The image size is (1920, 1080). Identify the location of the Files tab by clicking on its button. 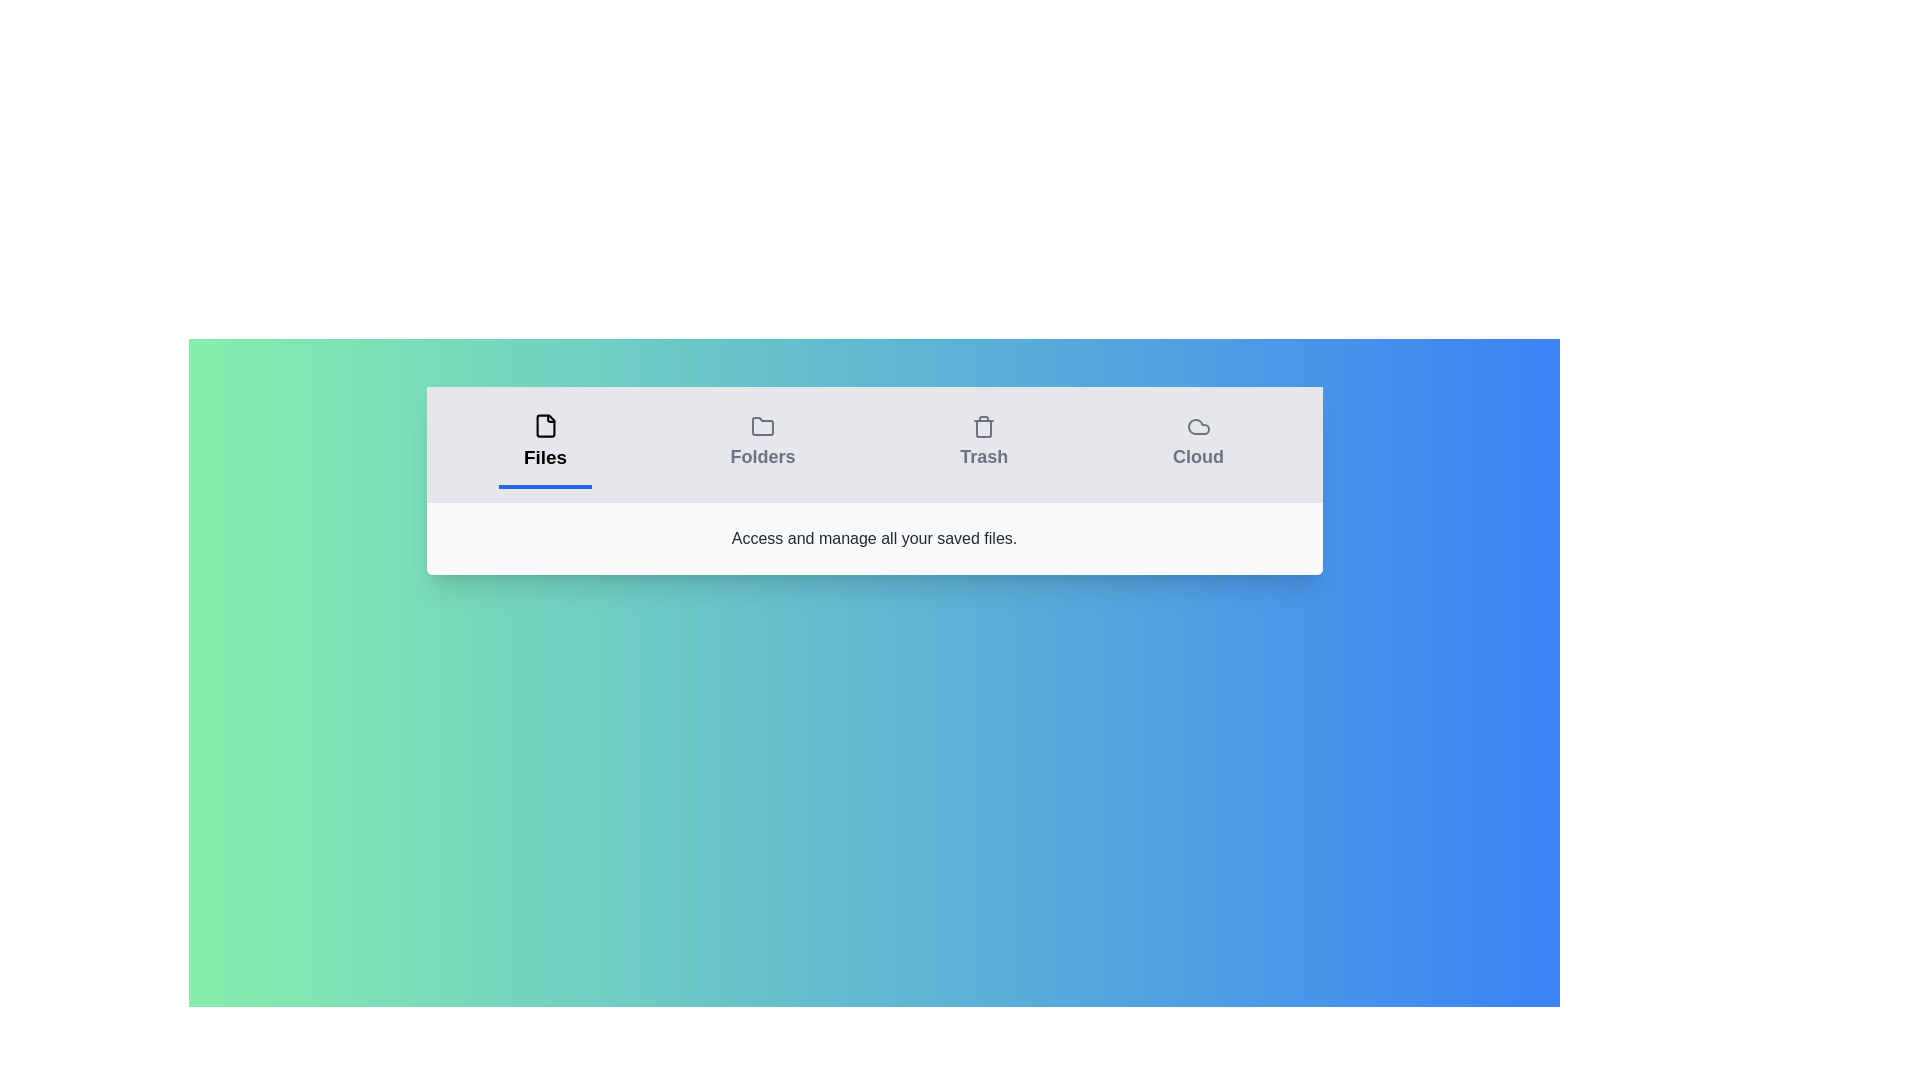
(545, 443).